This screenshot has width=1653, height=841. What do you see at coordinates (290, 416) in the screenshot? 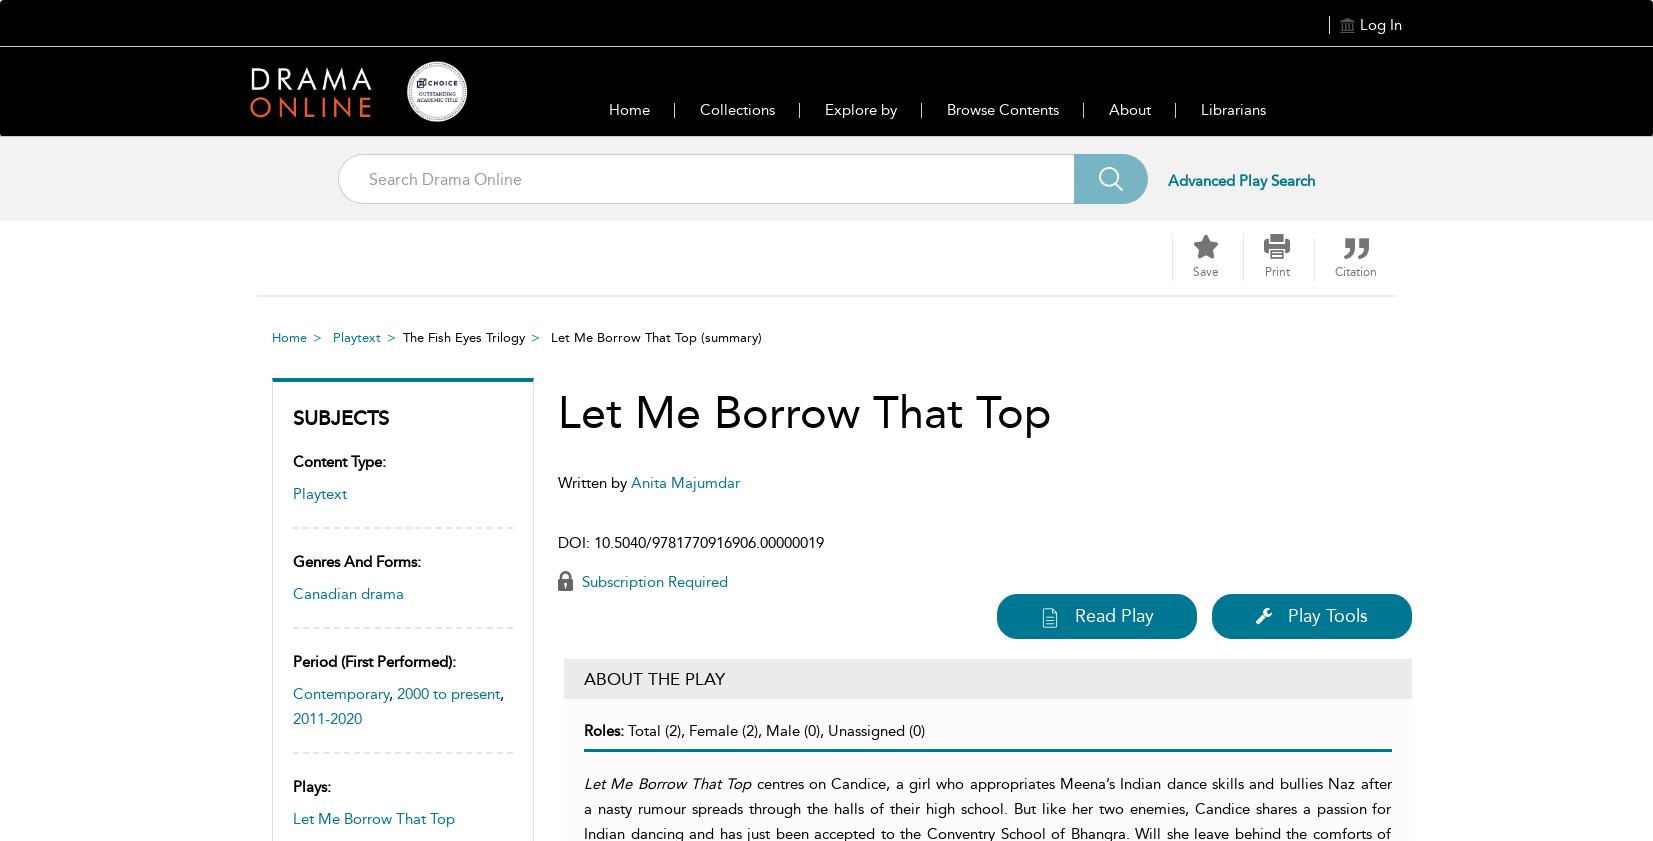
I see `'Subjects'` at bounding box center [290, 416].